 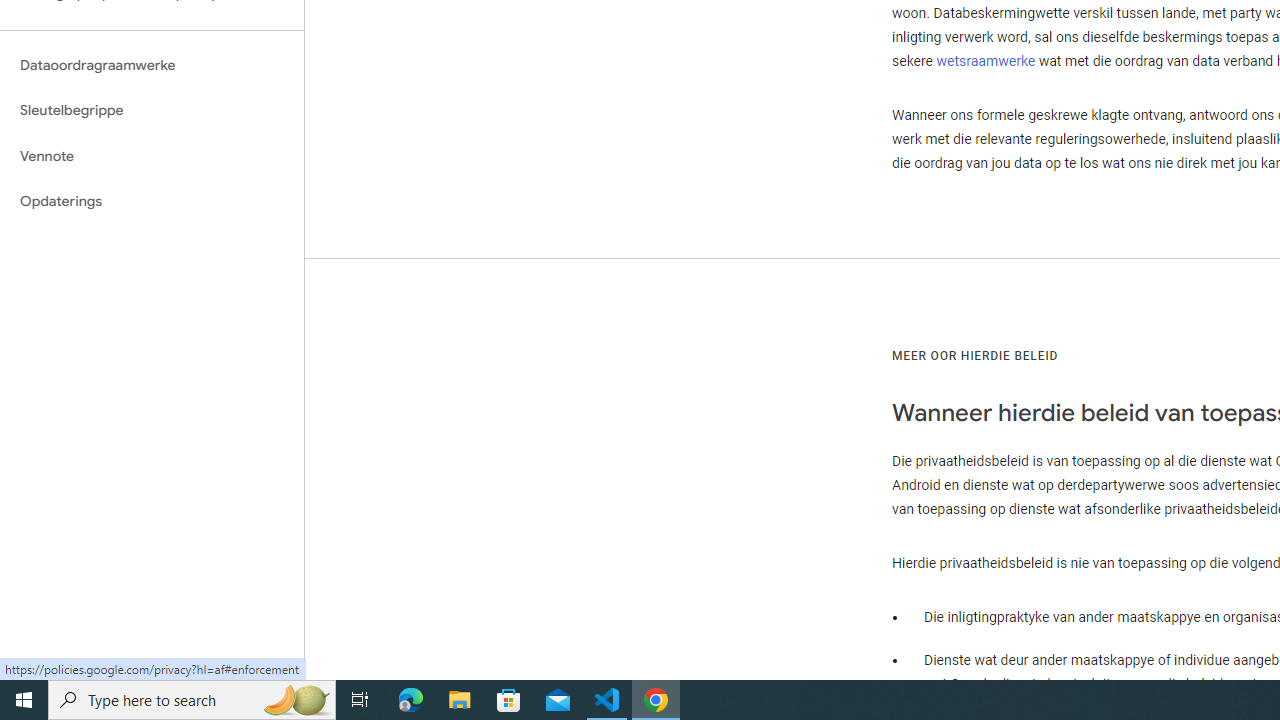 I want to click on 'wetsraamwerke', so click(x=985, y=61).